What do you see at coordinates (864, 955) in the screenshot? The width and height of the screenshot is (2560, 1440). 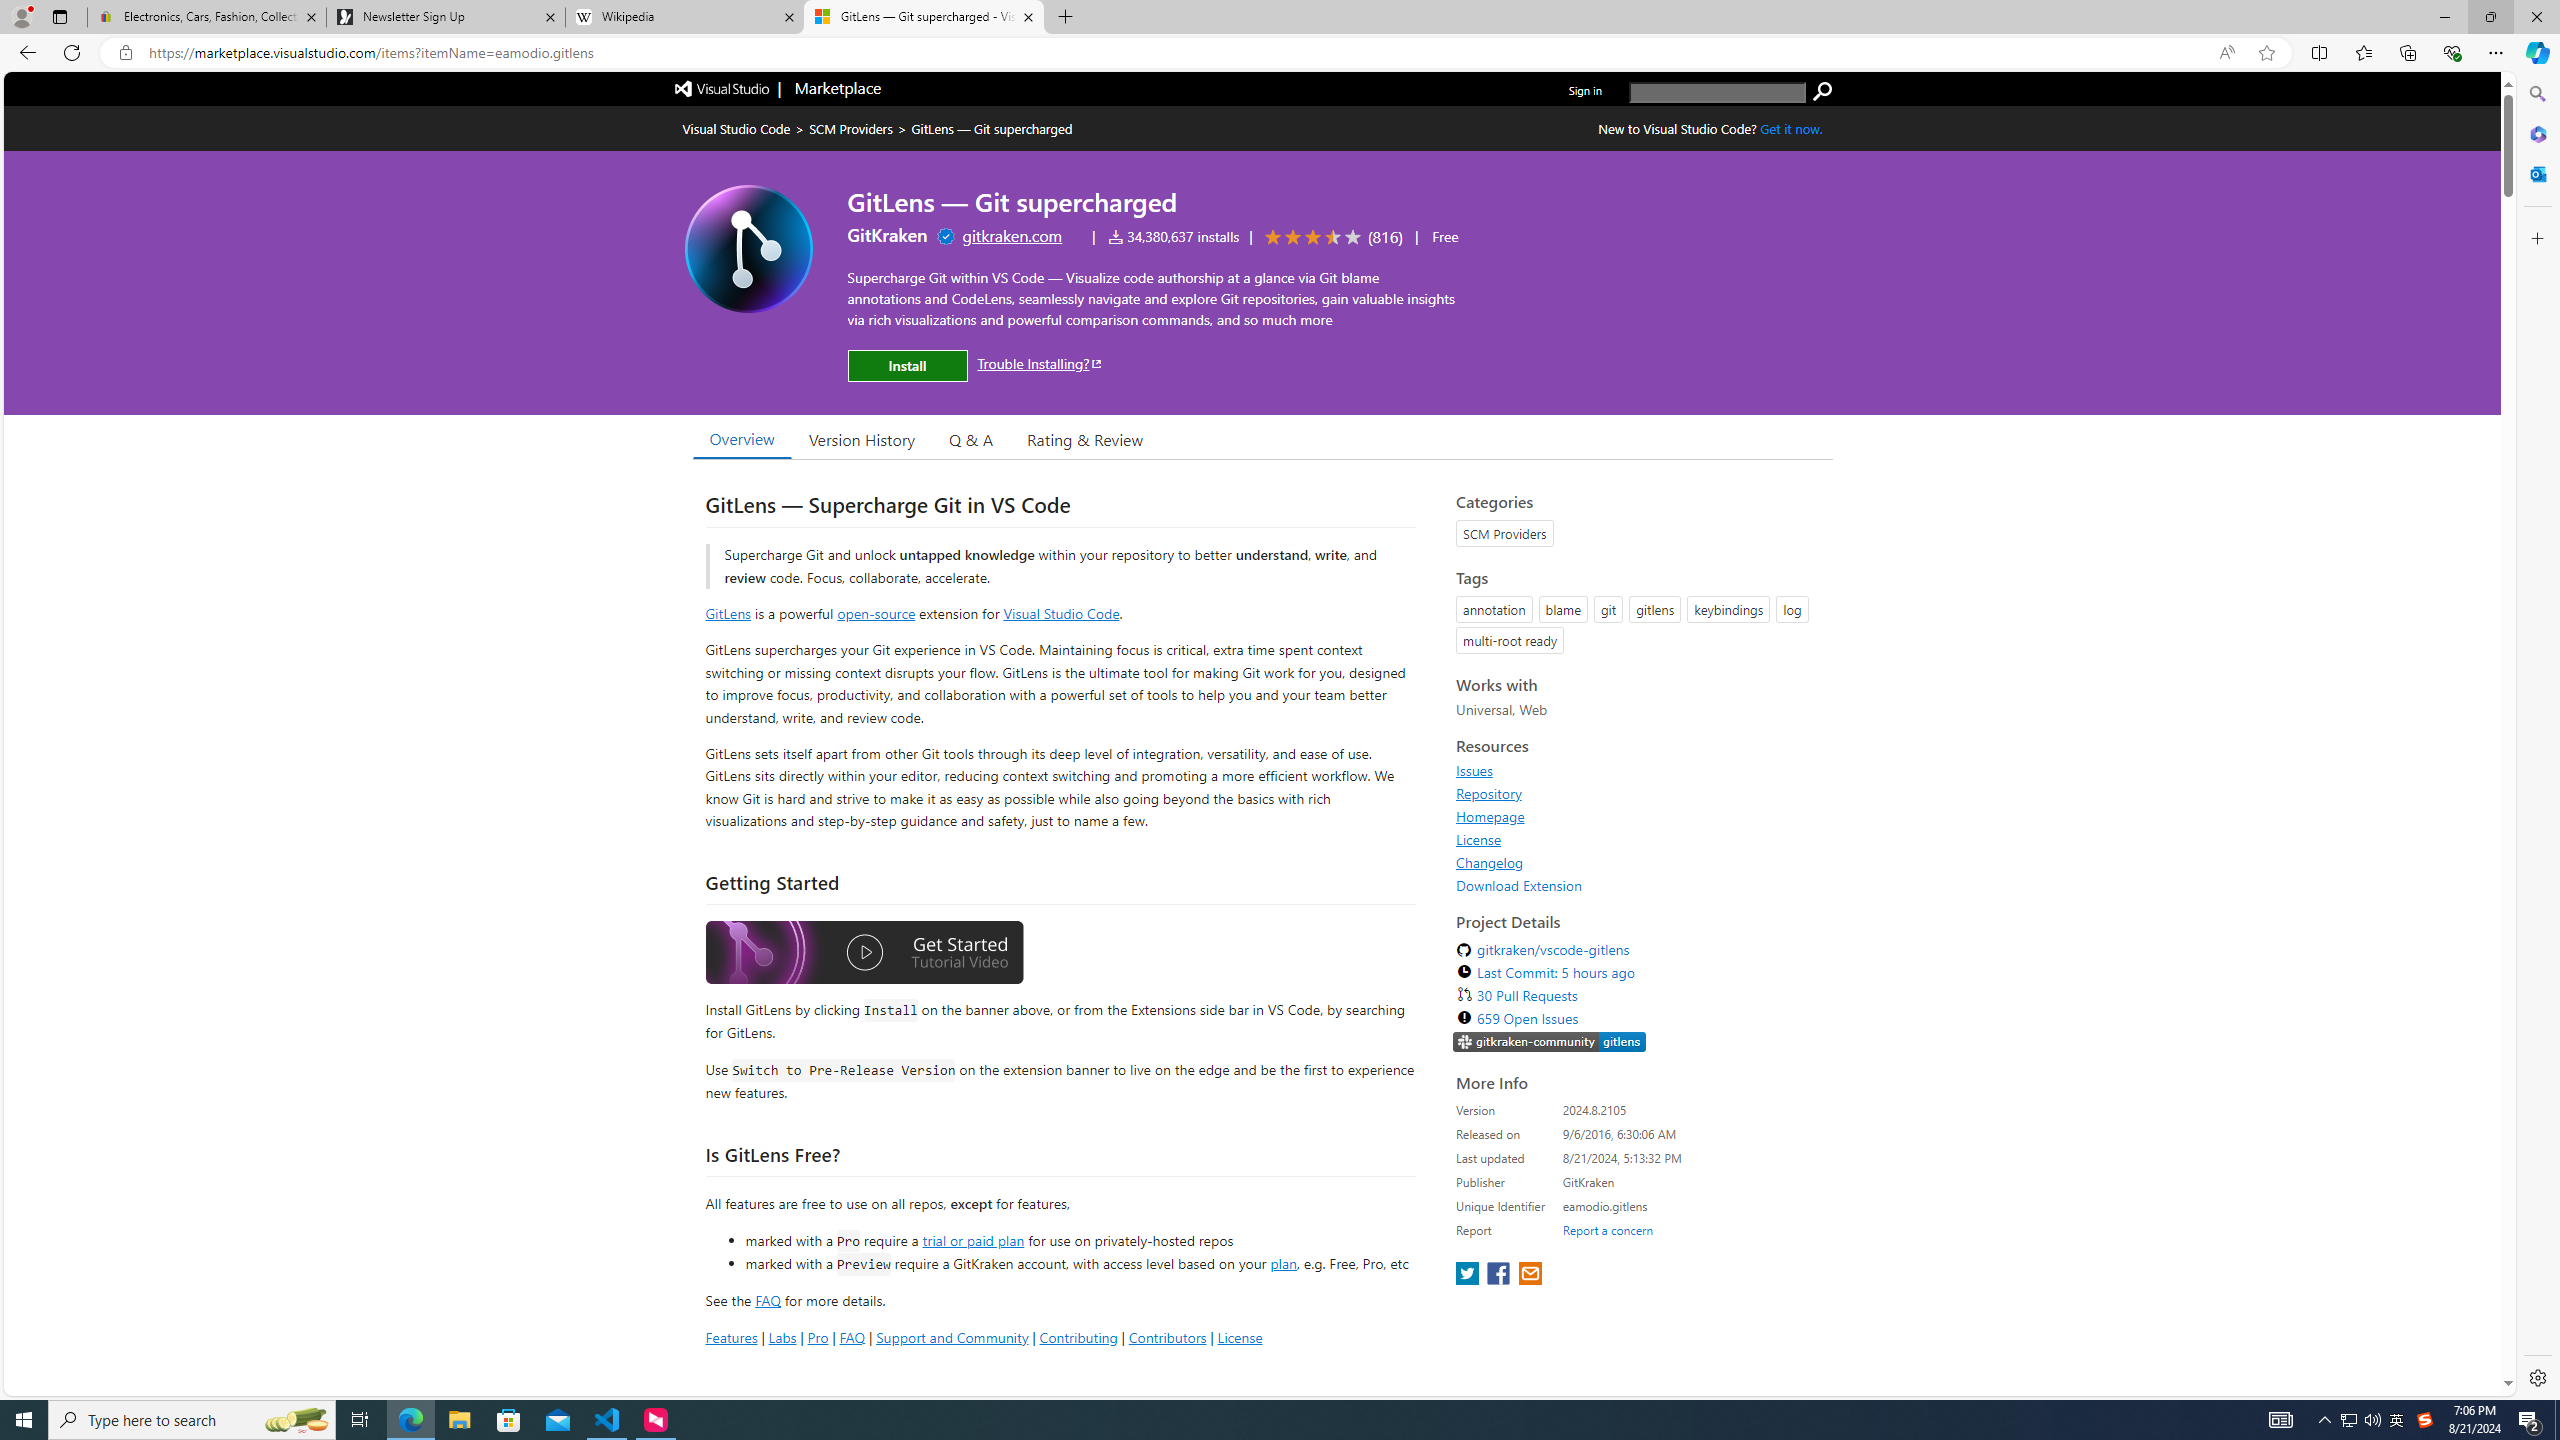 I see `'Watch the GitLens Getting Started video'` at bounding box center [864, 955].